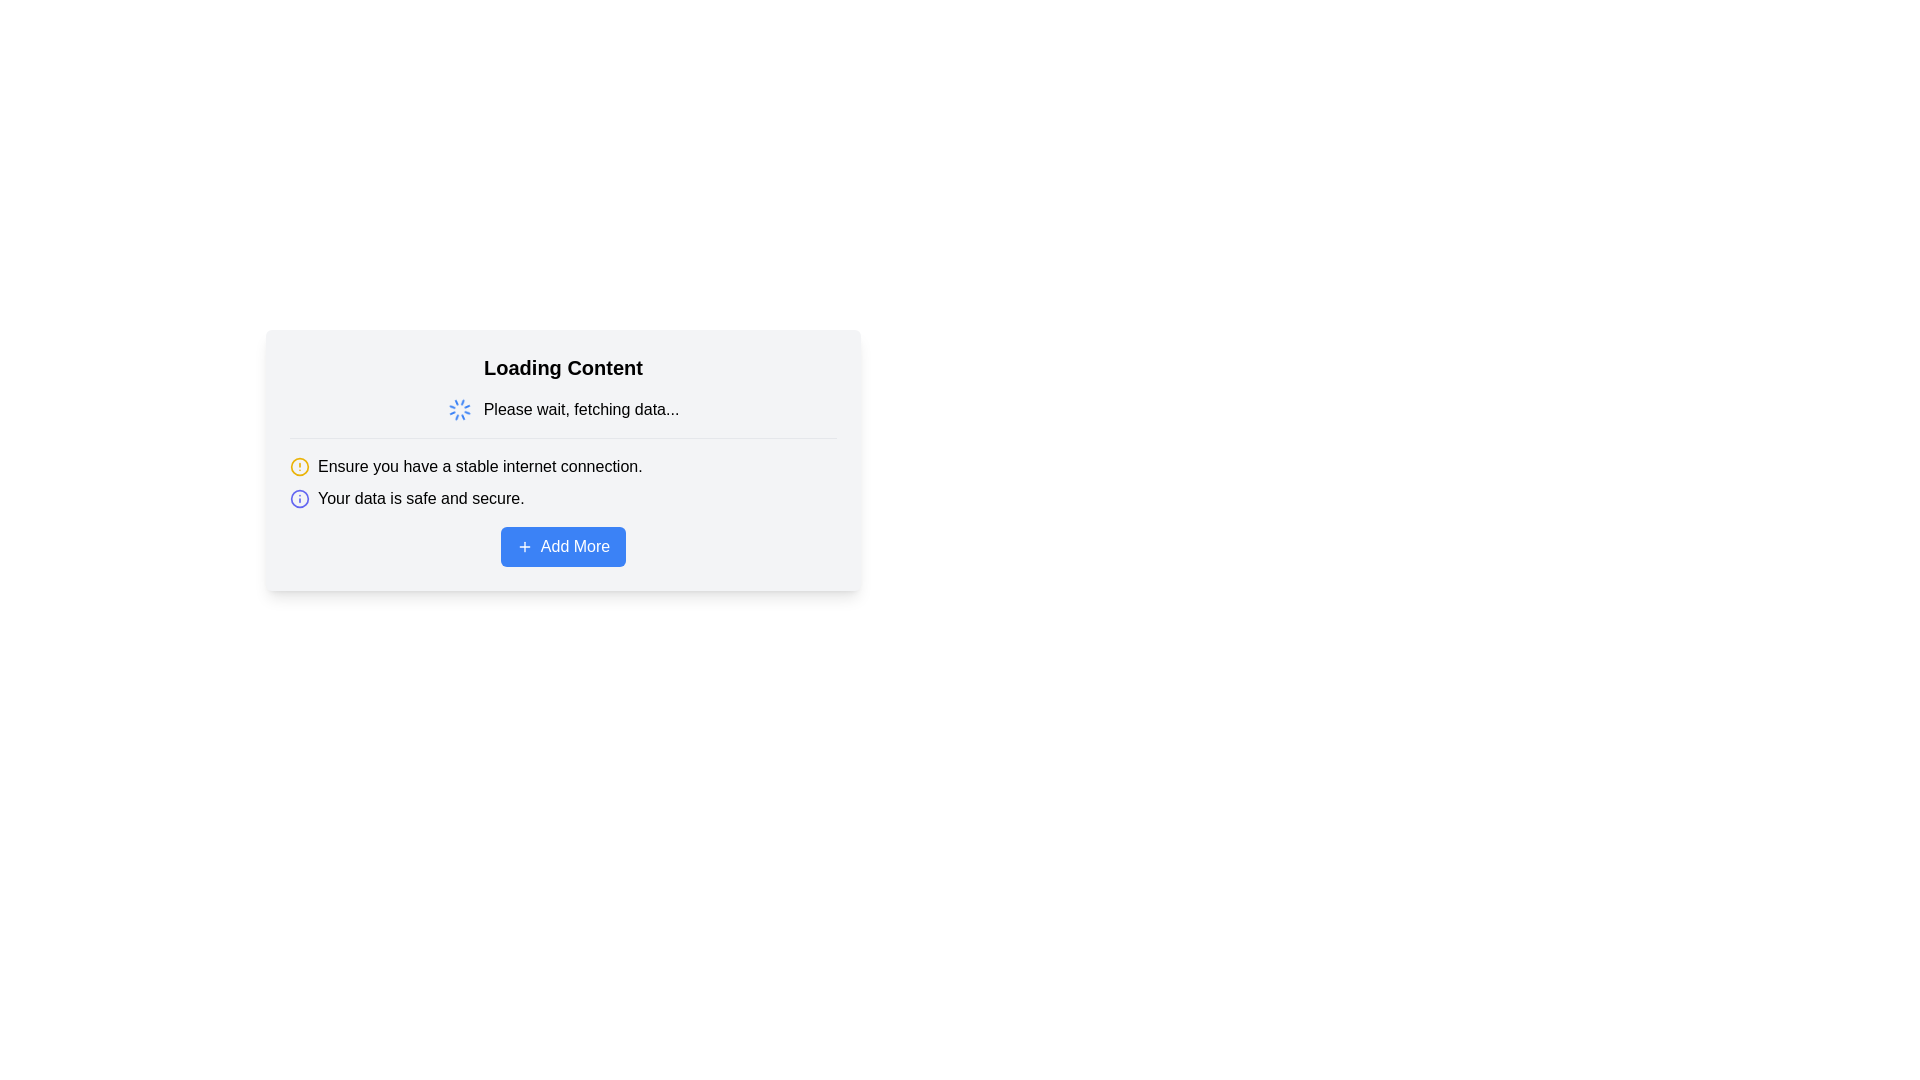  I want to click on the 'Add More' button located at the bottom of the centered modal box, so click(562, 547).